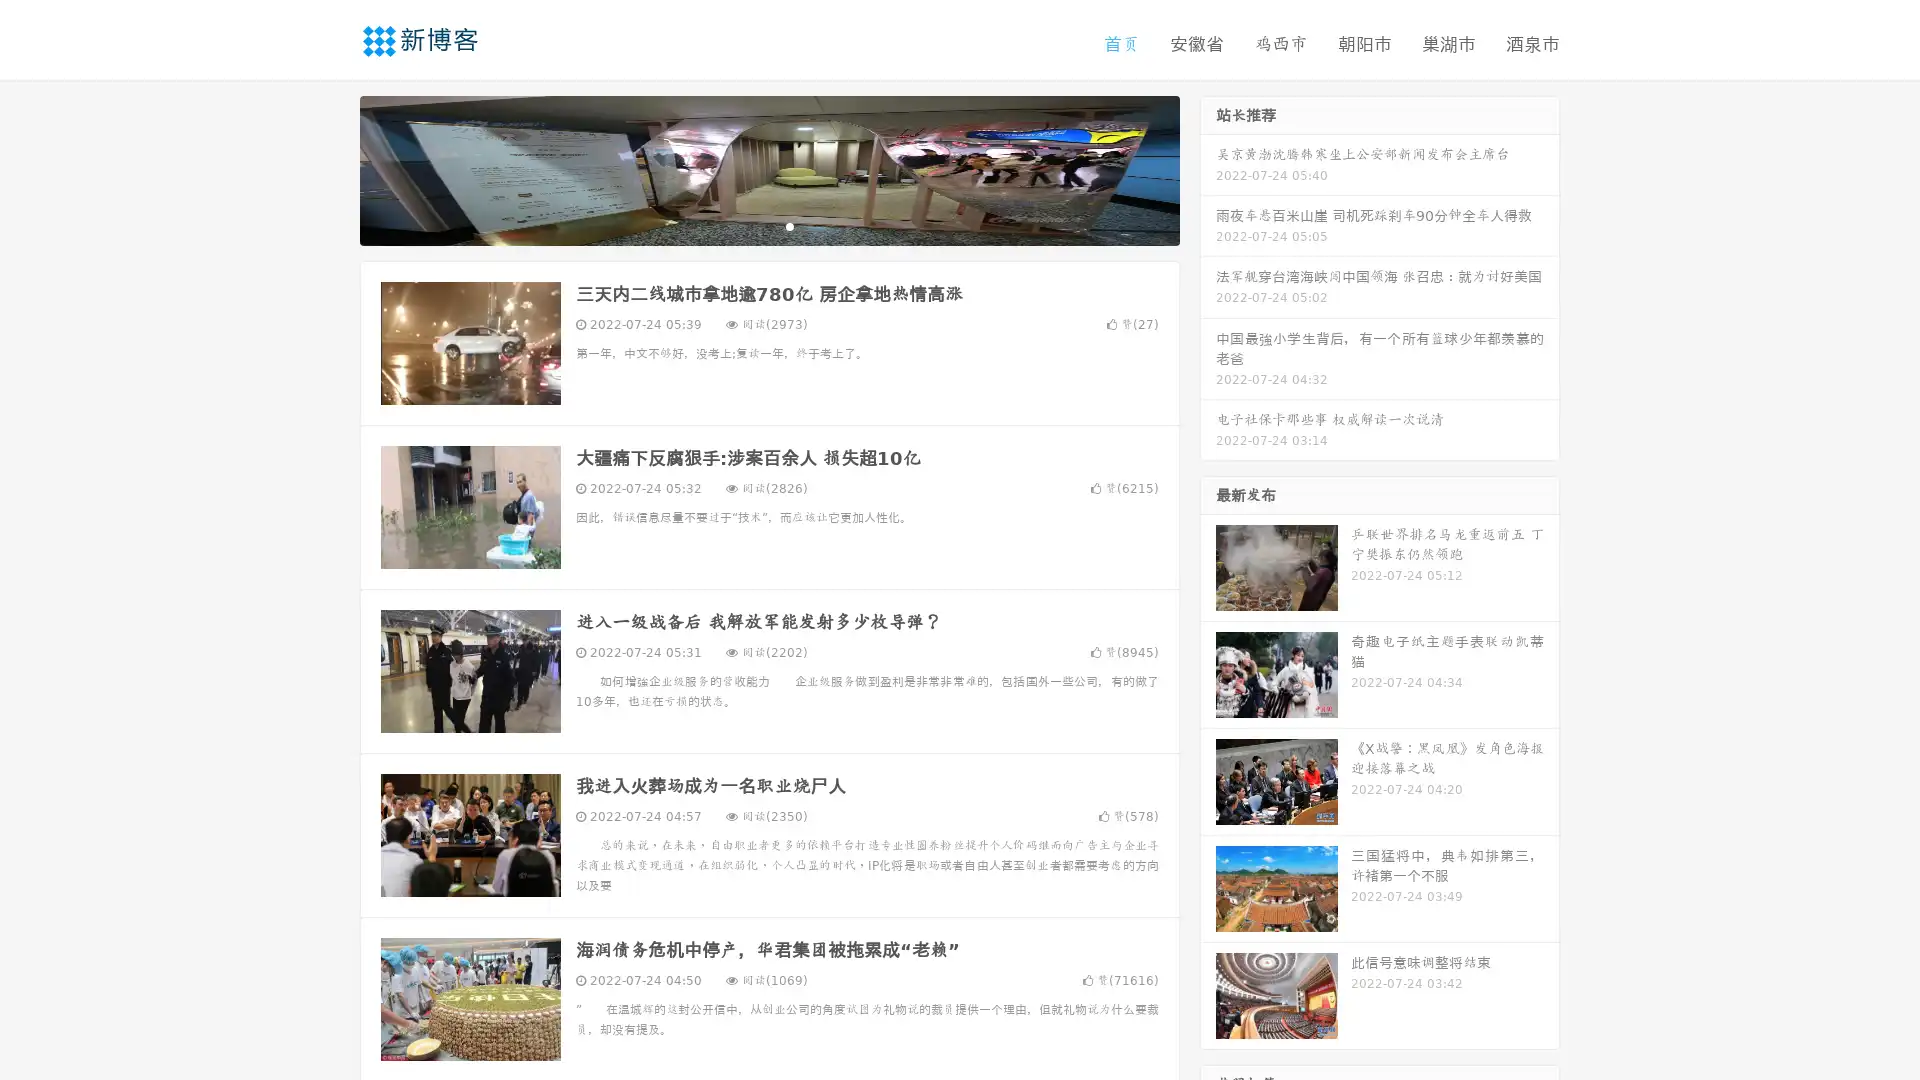  Describe the element at coordinates (330, 168) in the screenshot. I see `Previous slide` at that location.